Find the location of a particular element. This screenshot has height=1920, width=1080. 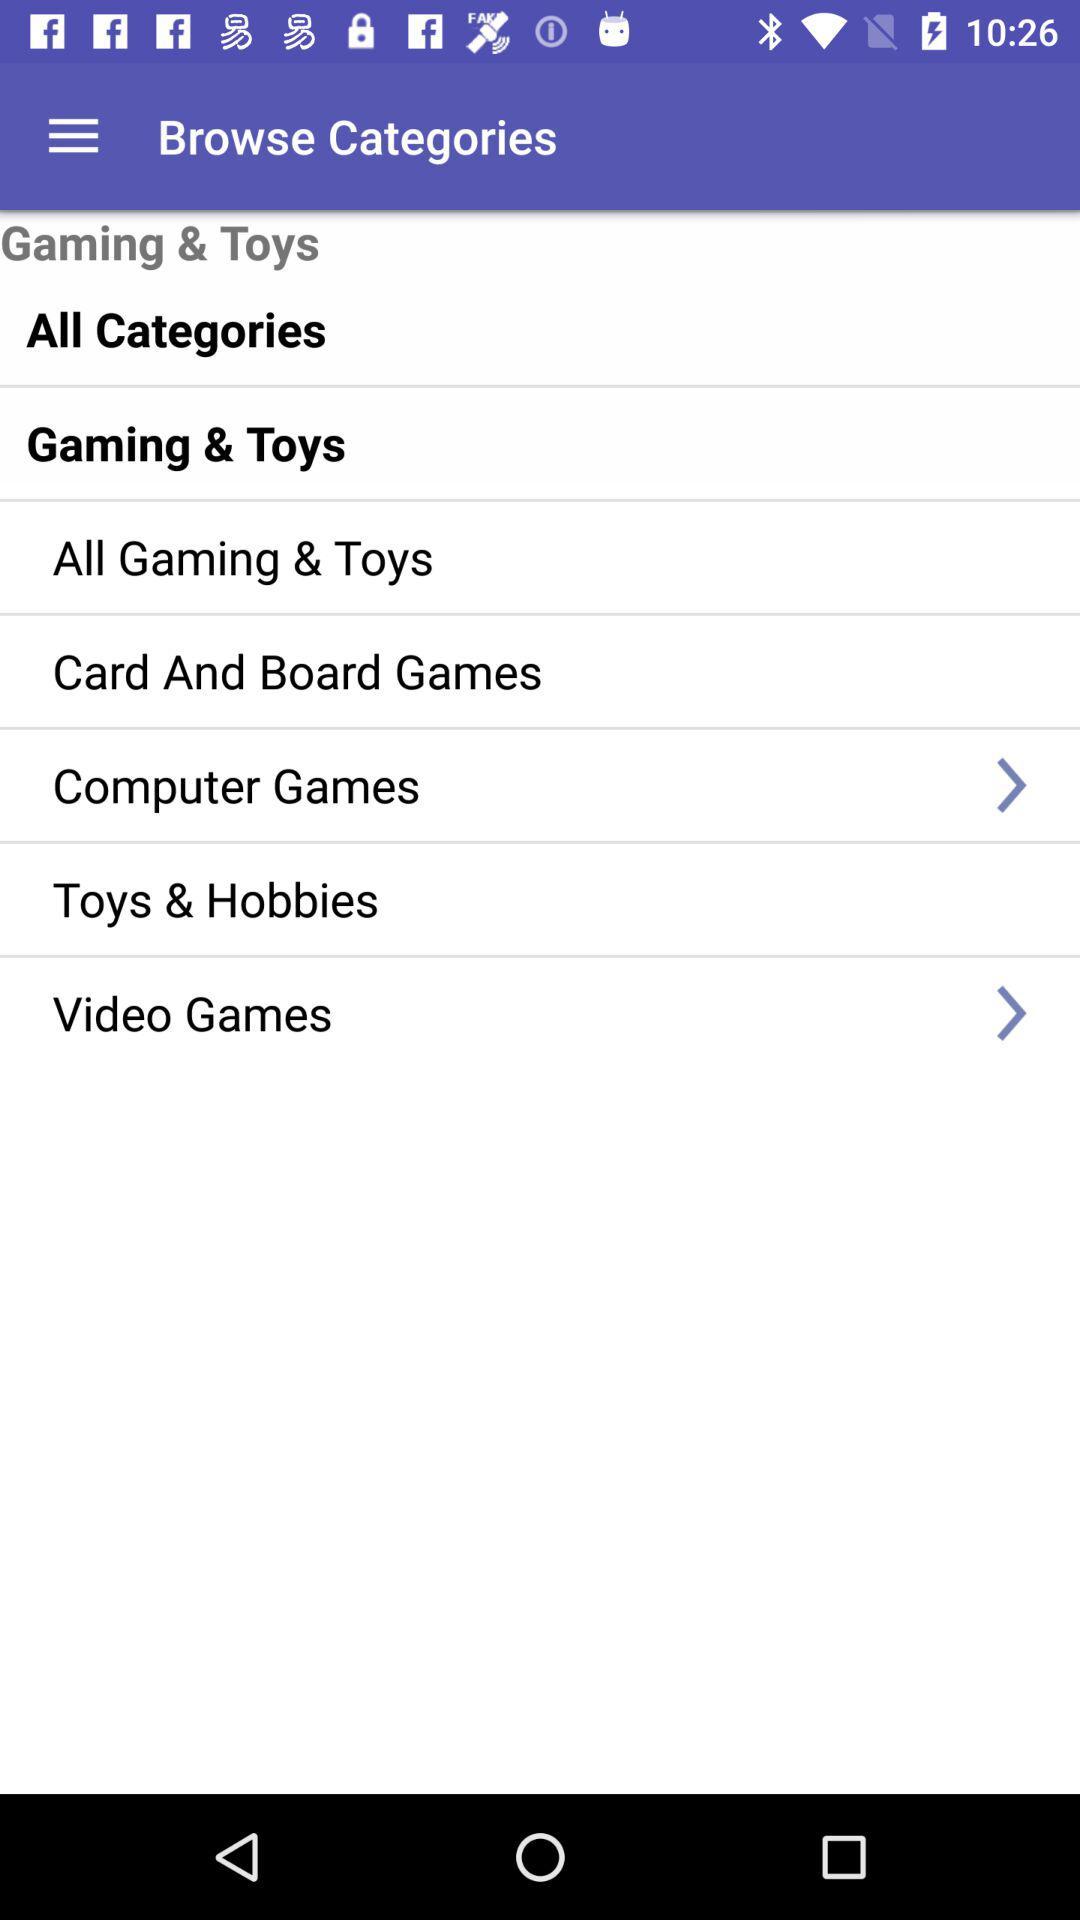

item below all gaming & toys is located at coordinates (510, 670).